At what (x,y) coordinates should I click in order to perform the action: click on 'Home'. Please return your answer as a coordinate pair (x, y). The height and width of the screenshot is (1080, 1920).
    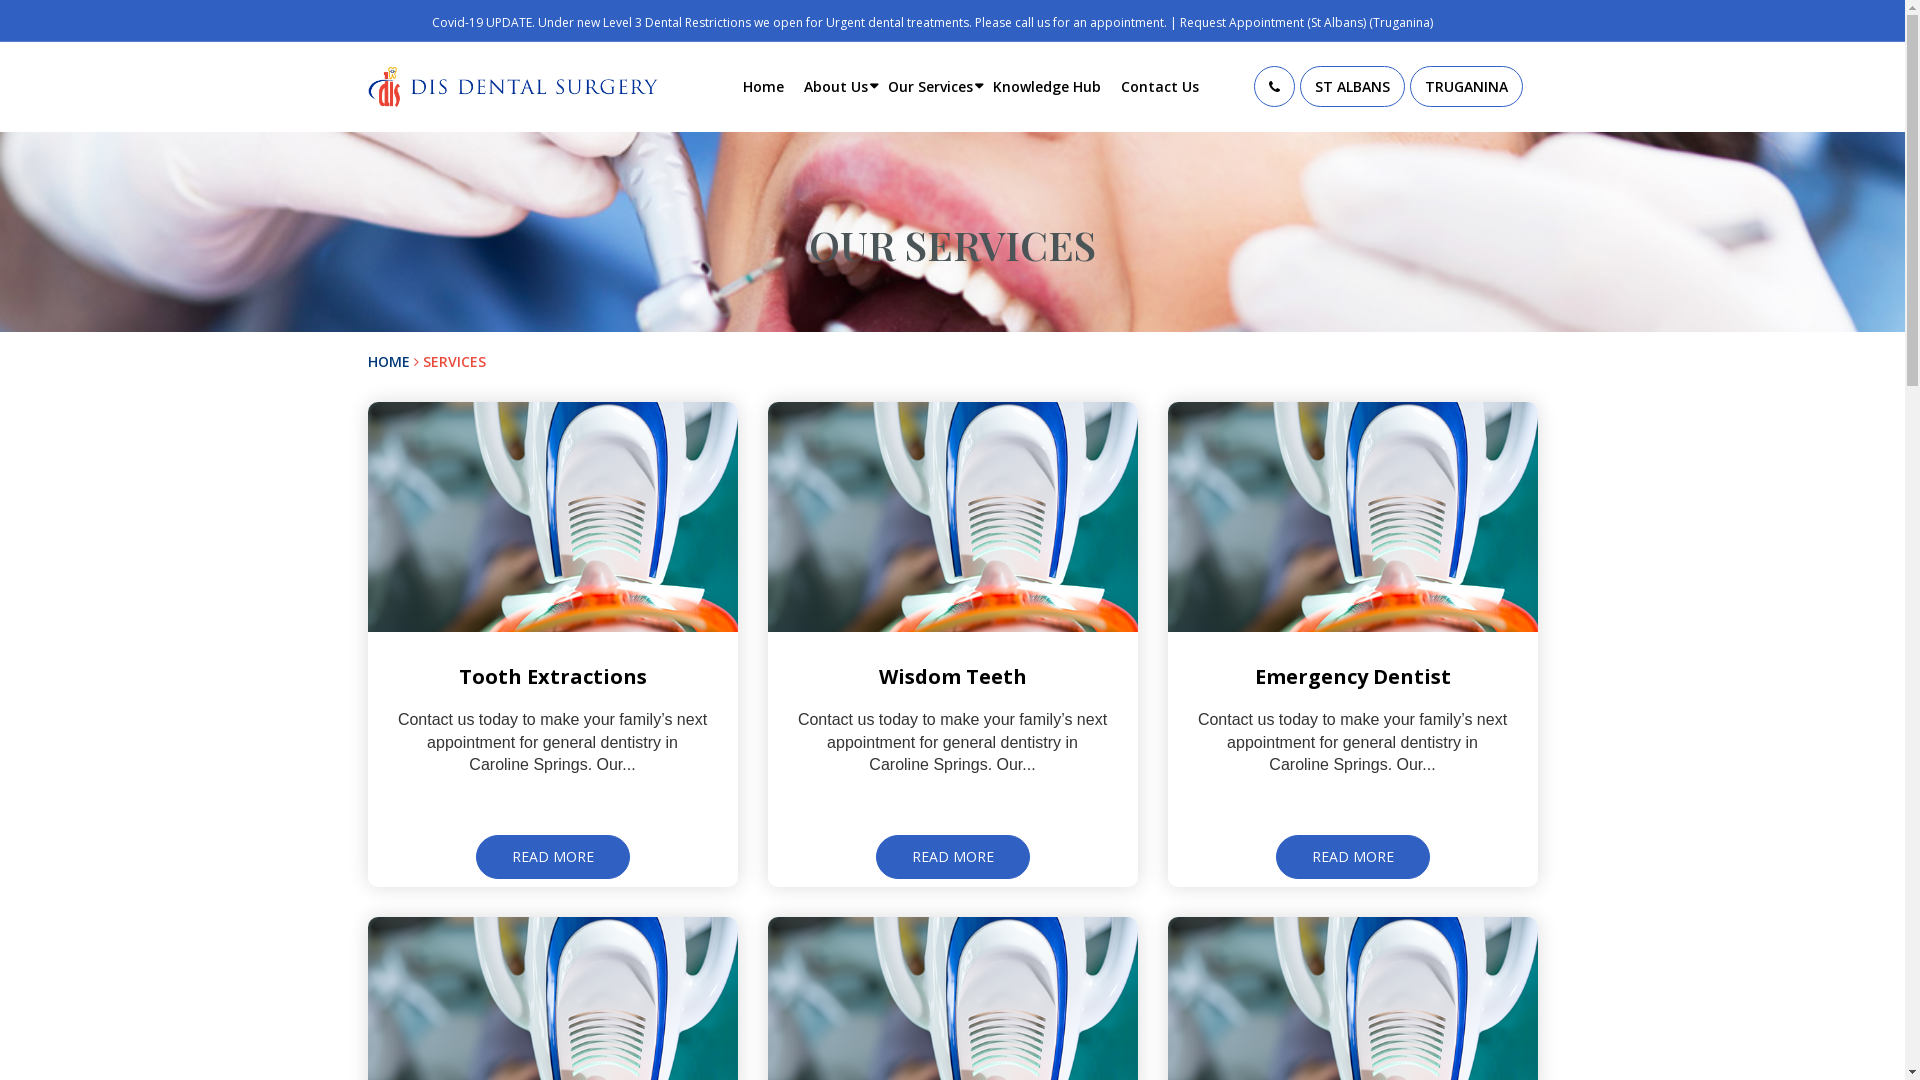
    Looking at the image, I should click on (762, 85).